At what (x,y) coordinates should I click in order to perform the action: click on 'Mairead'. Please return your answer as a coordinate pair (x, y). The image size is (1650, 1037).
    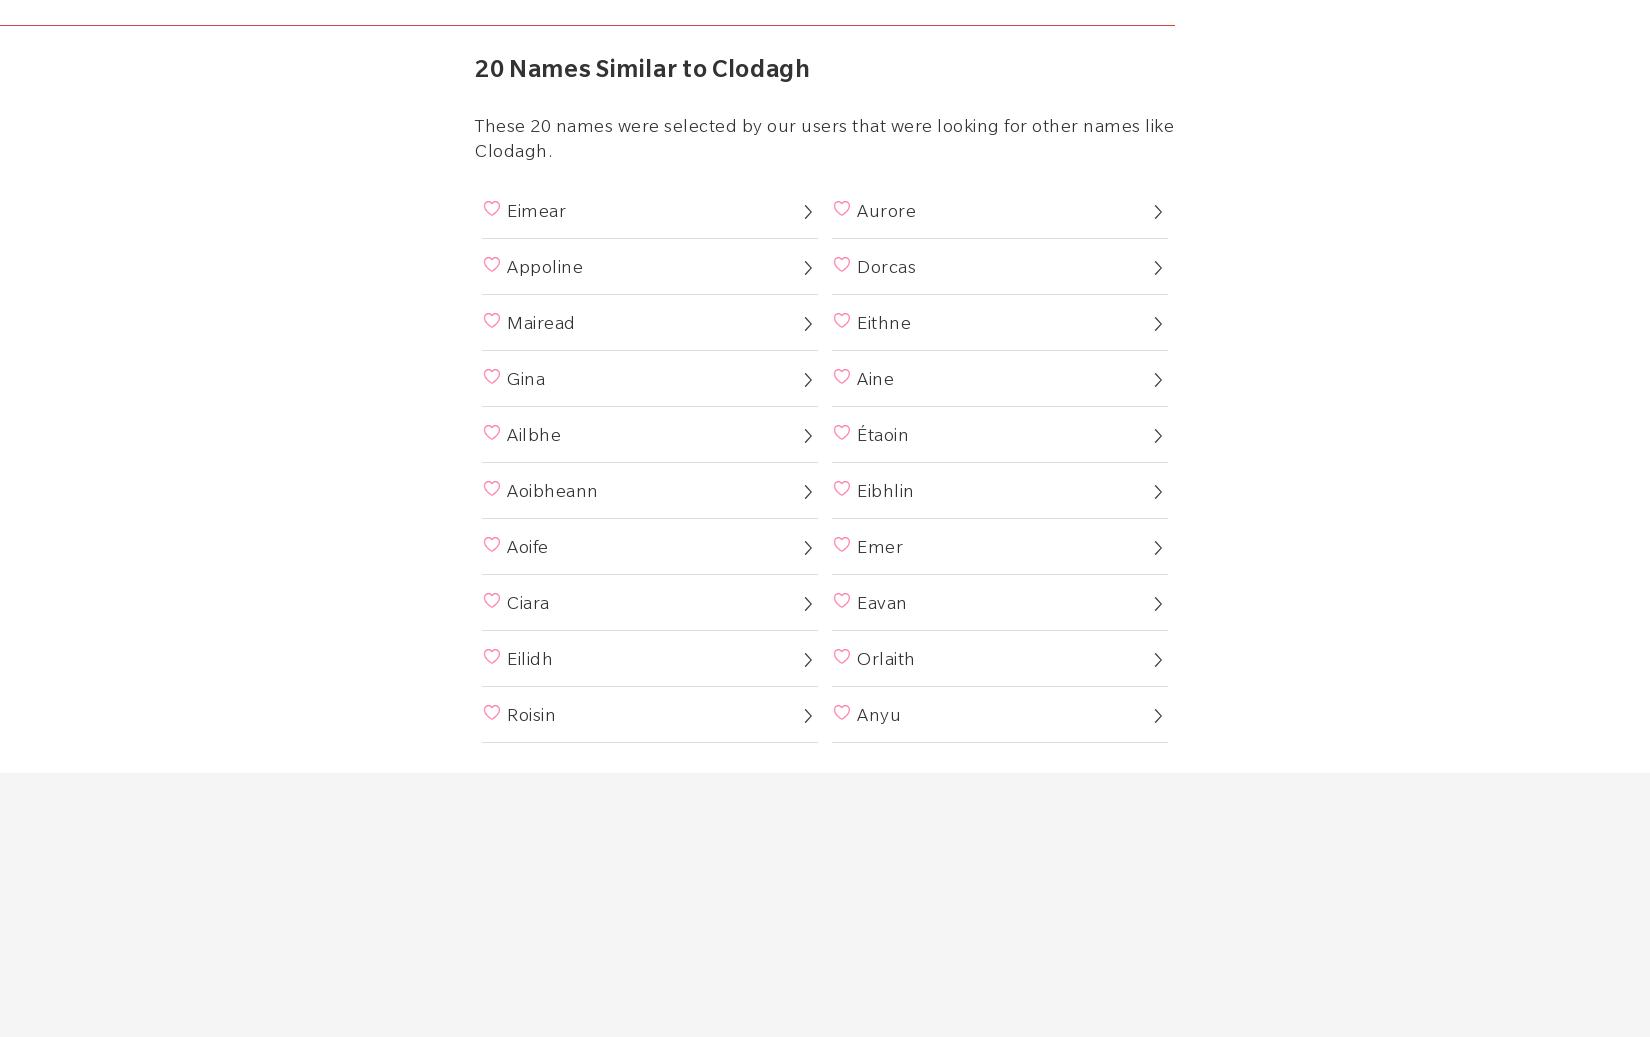
    Looking at the image, I should click on (540, 321).